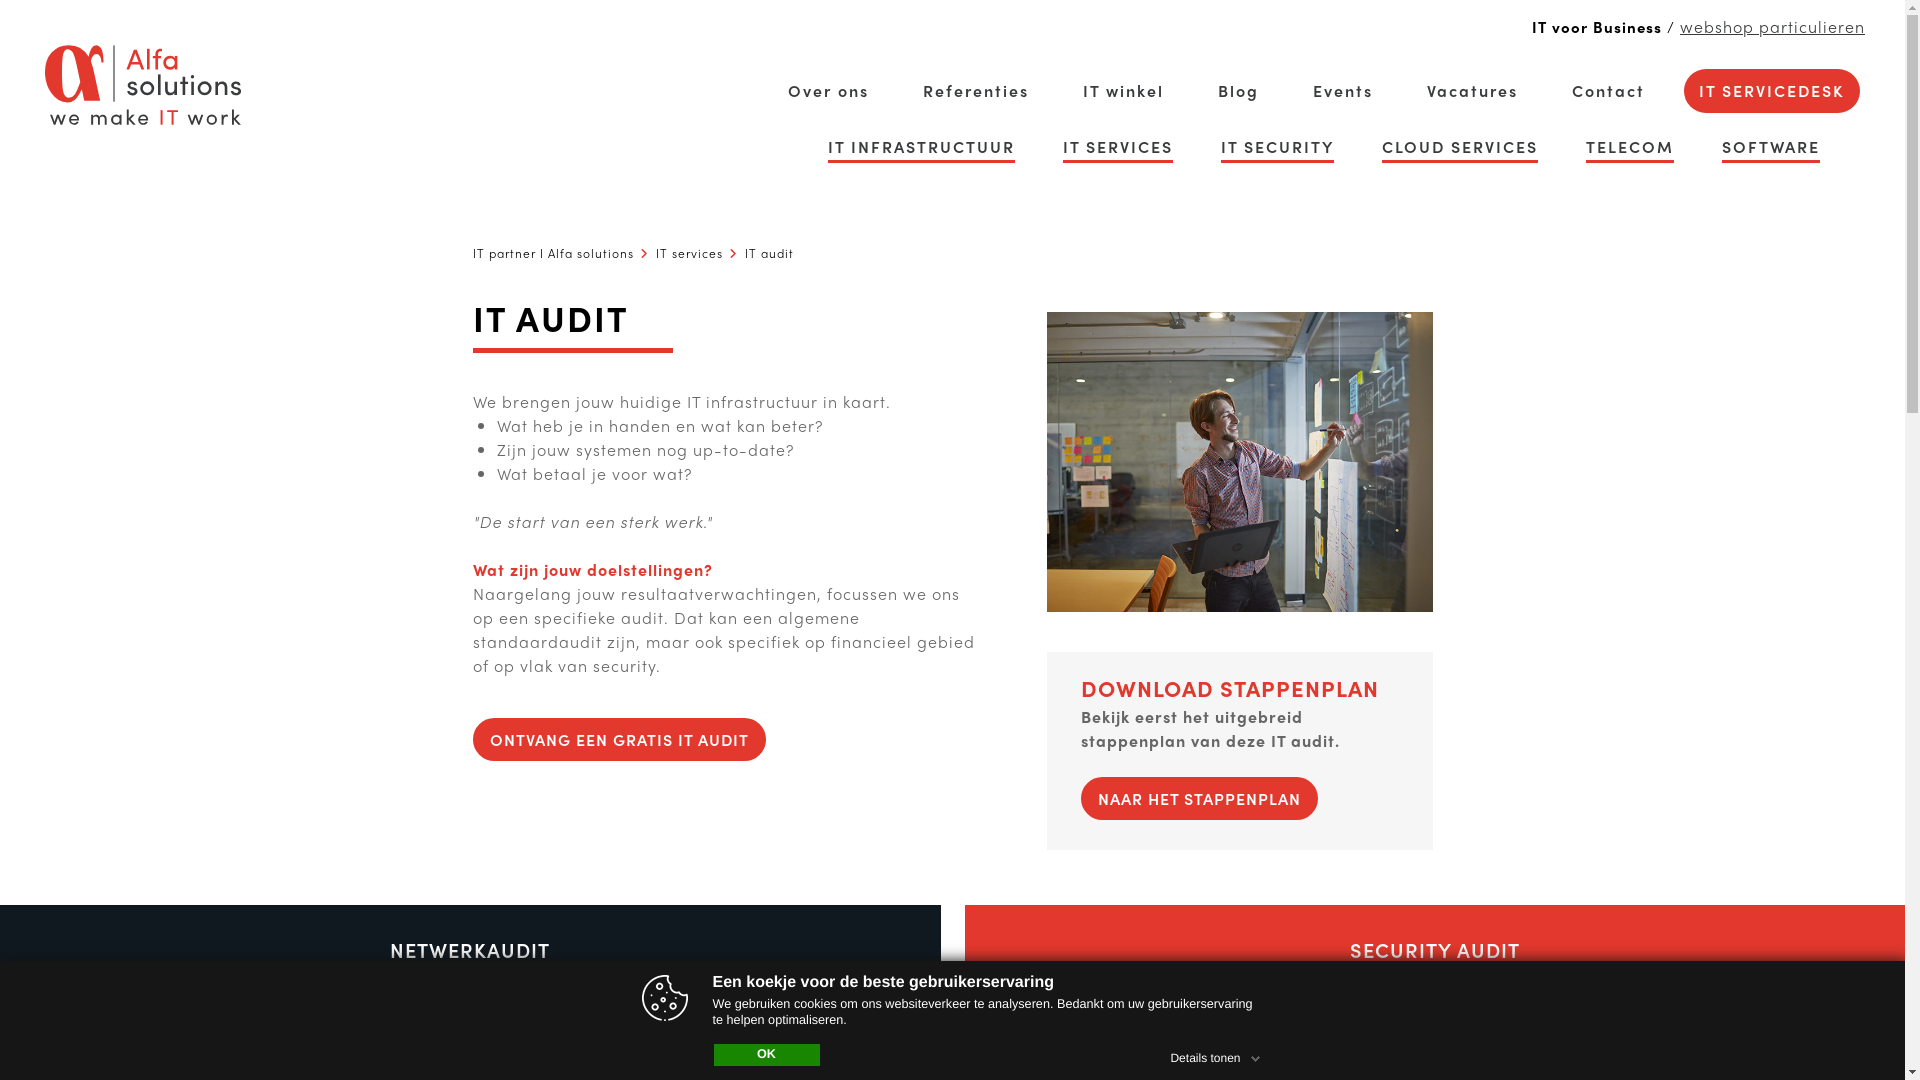  Describe the element at coordinates (1082, 91) in the screenshot. I see `'IT winkel'` at that location.